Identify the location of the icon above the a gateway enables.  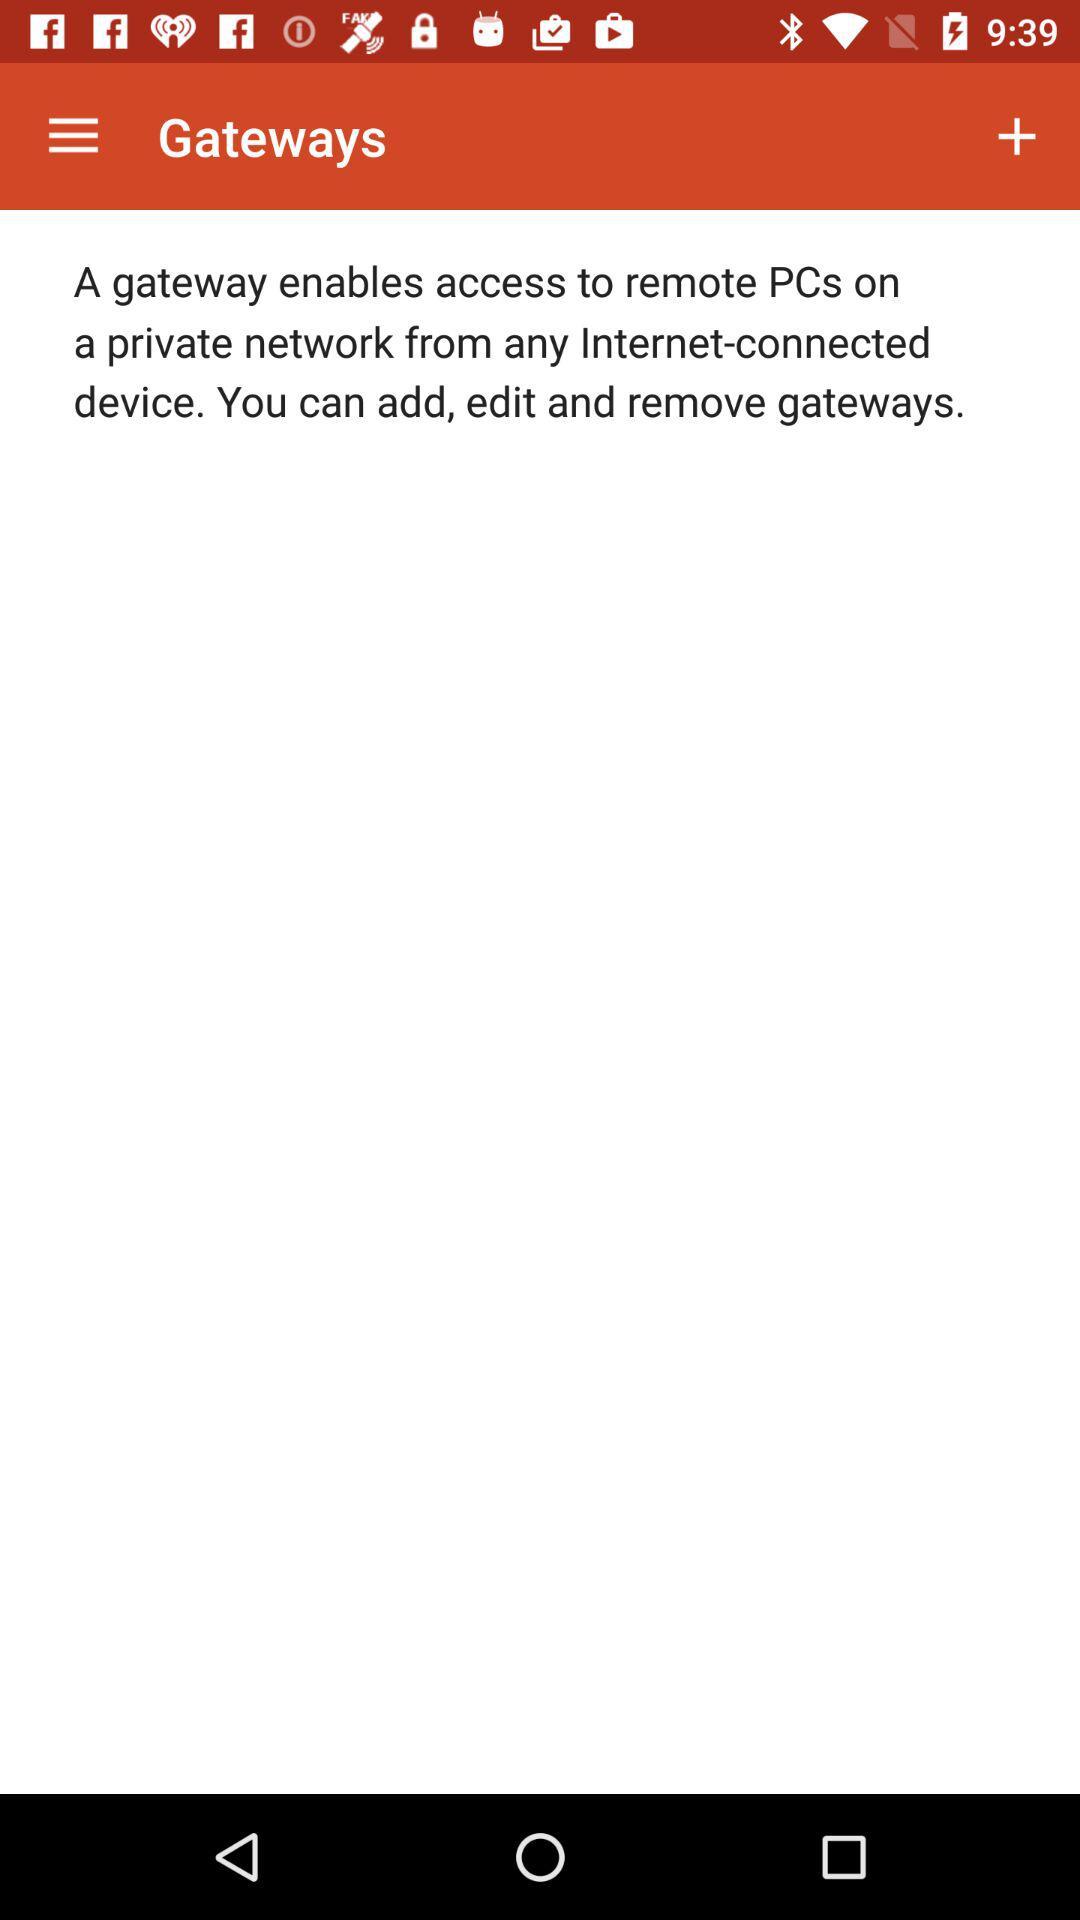
(72, 135).